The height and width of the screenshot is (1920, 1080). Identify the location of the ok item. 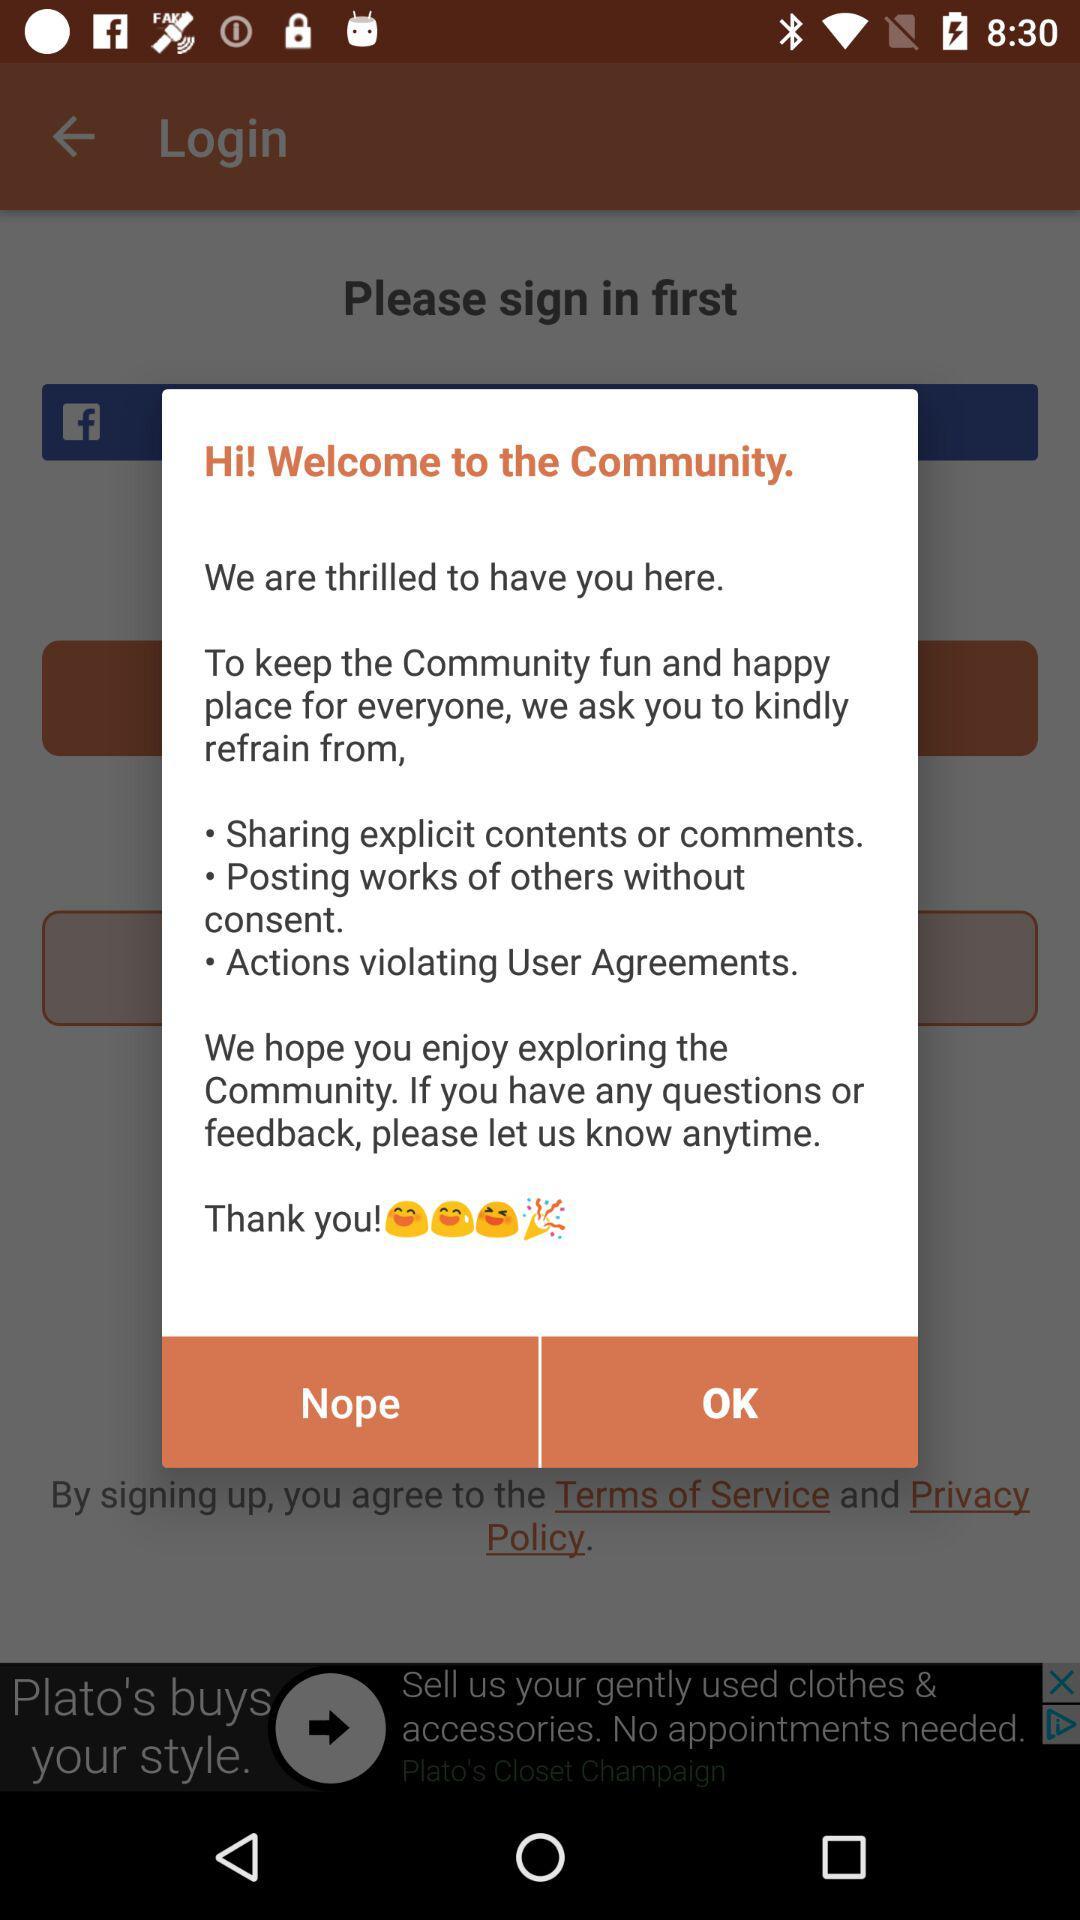
(729, 1401).